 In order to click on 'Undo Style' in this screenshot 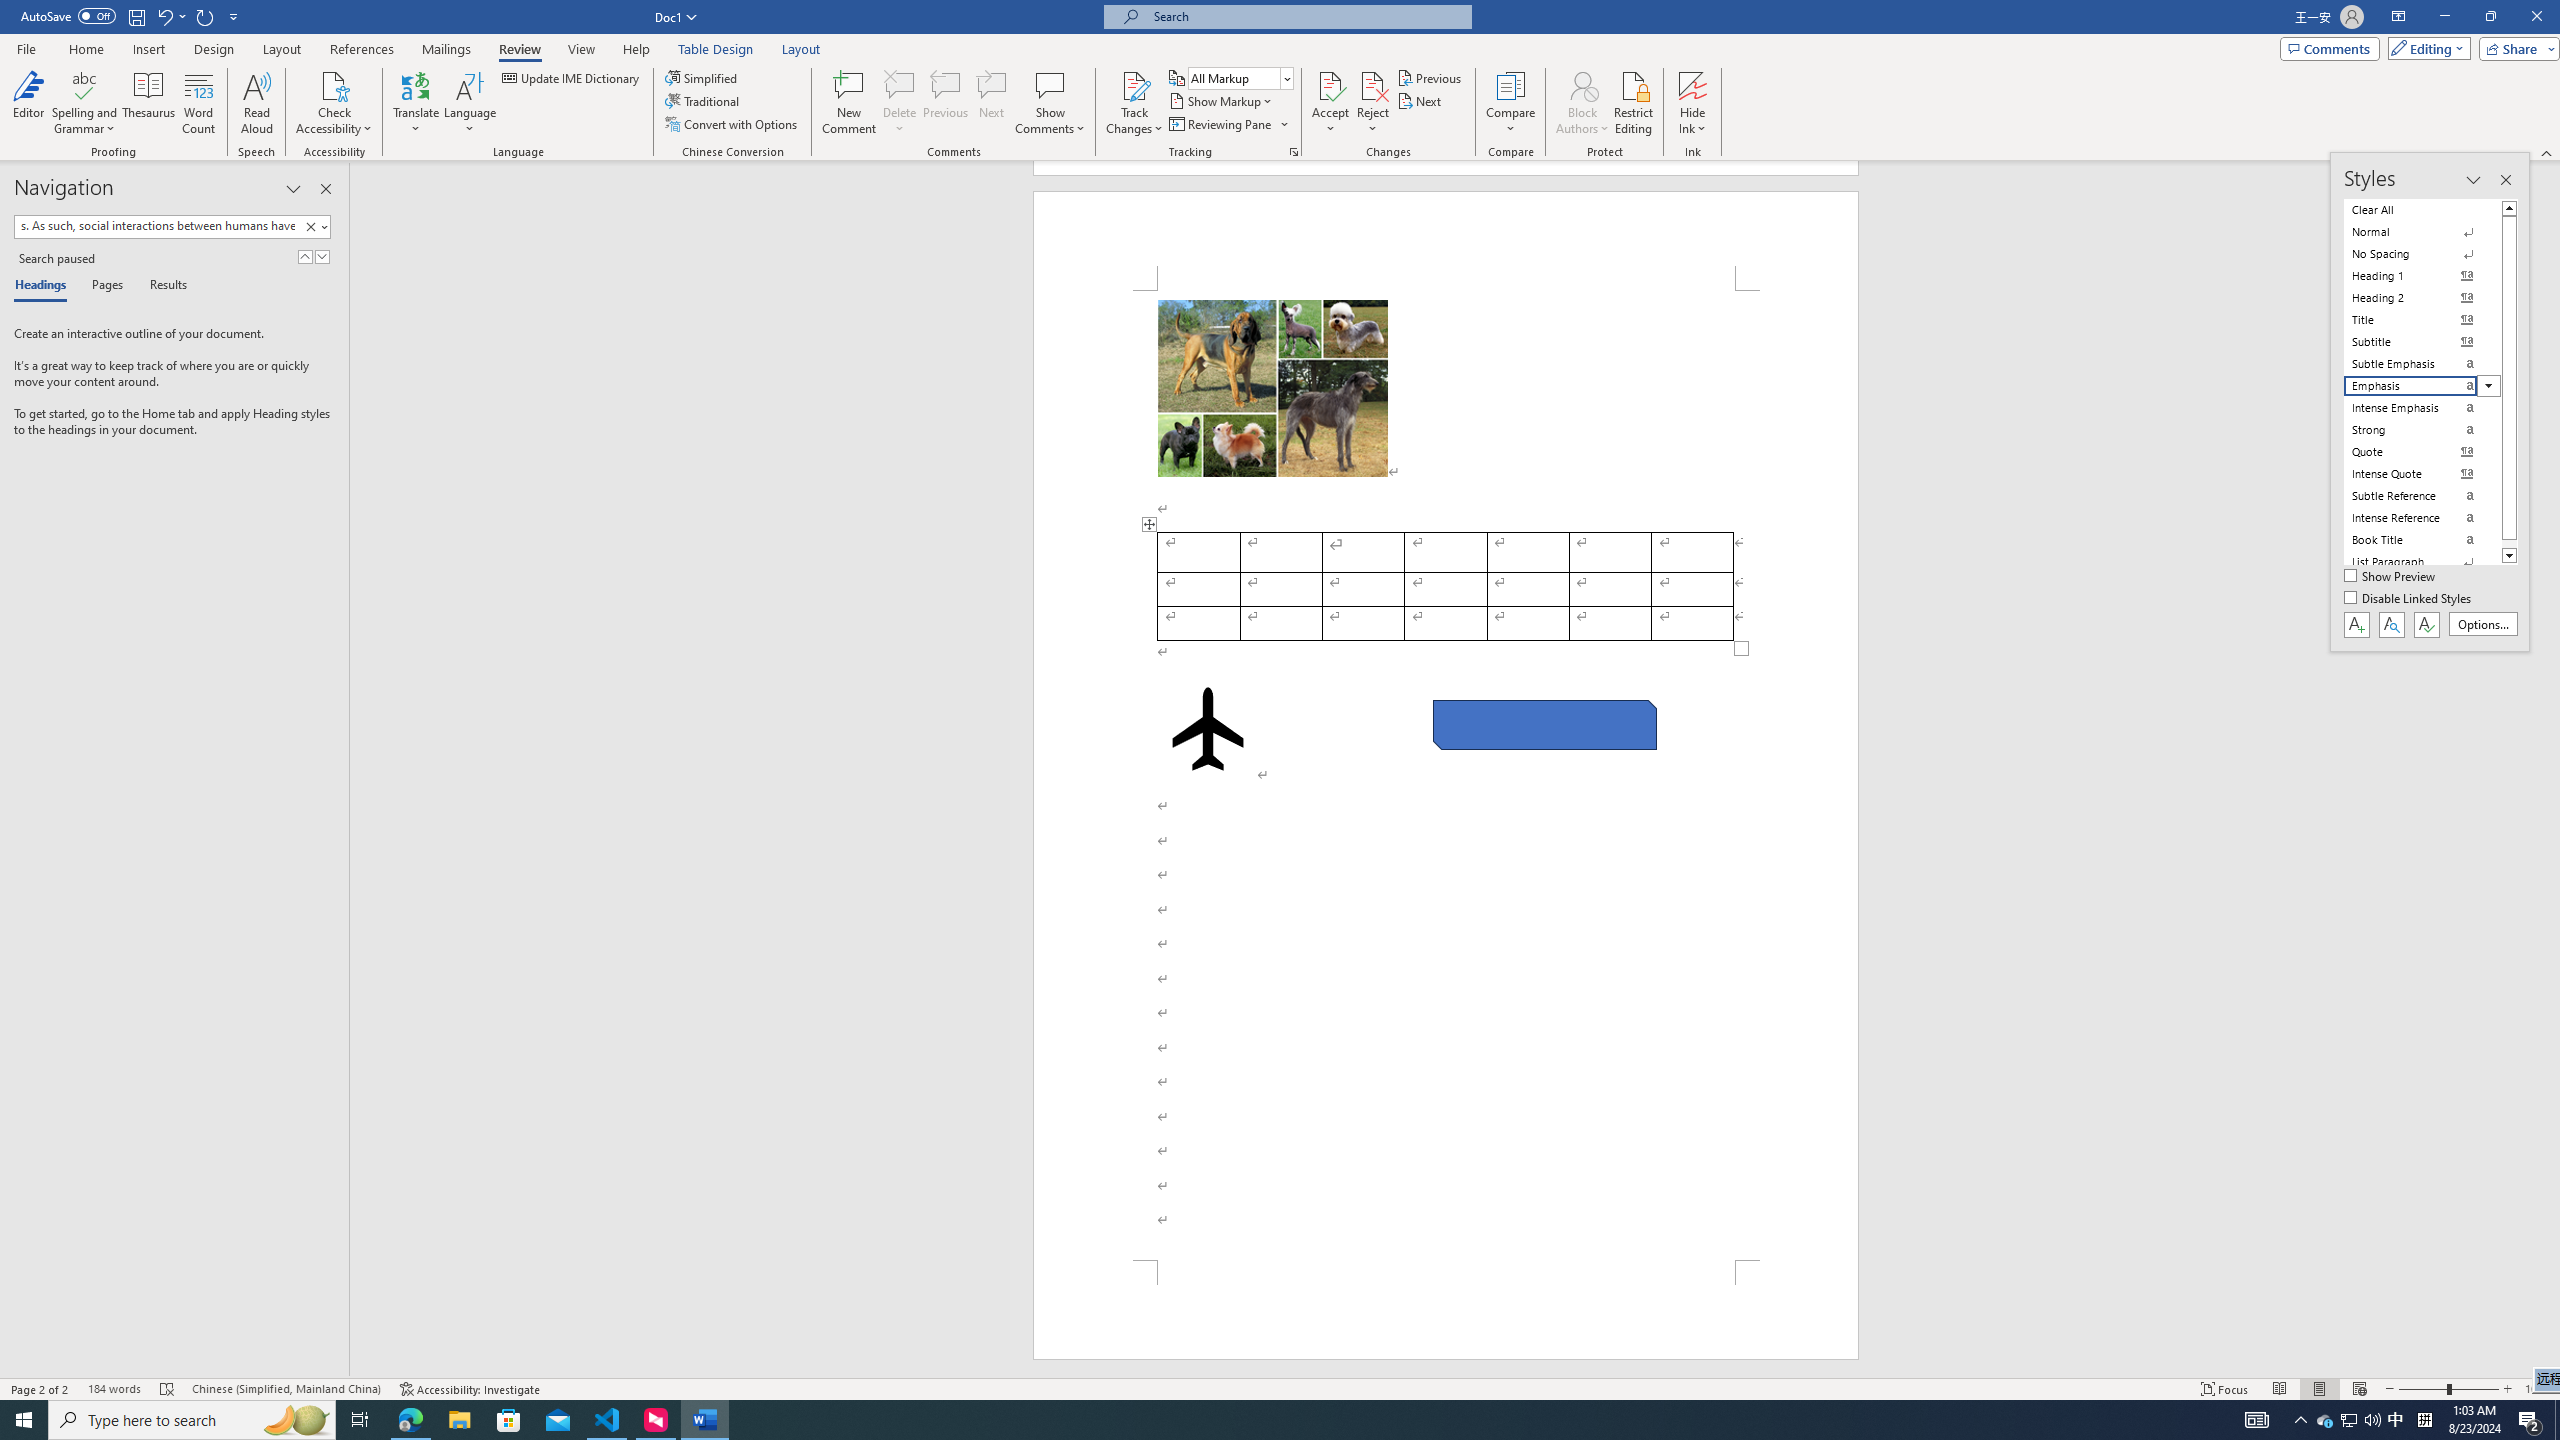, I will do `click(170, 15)`.